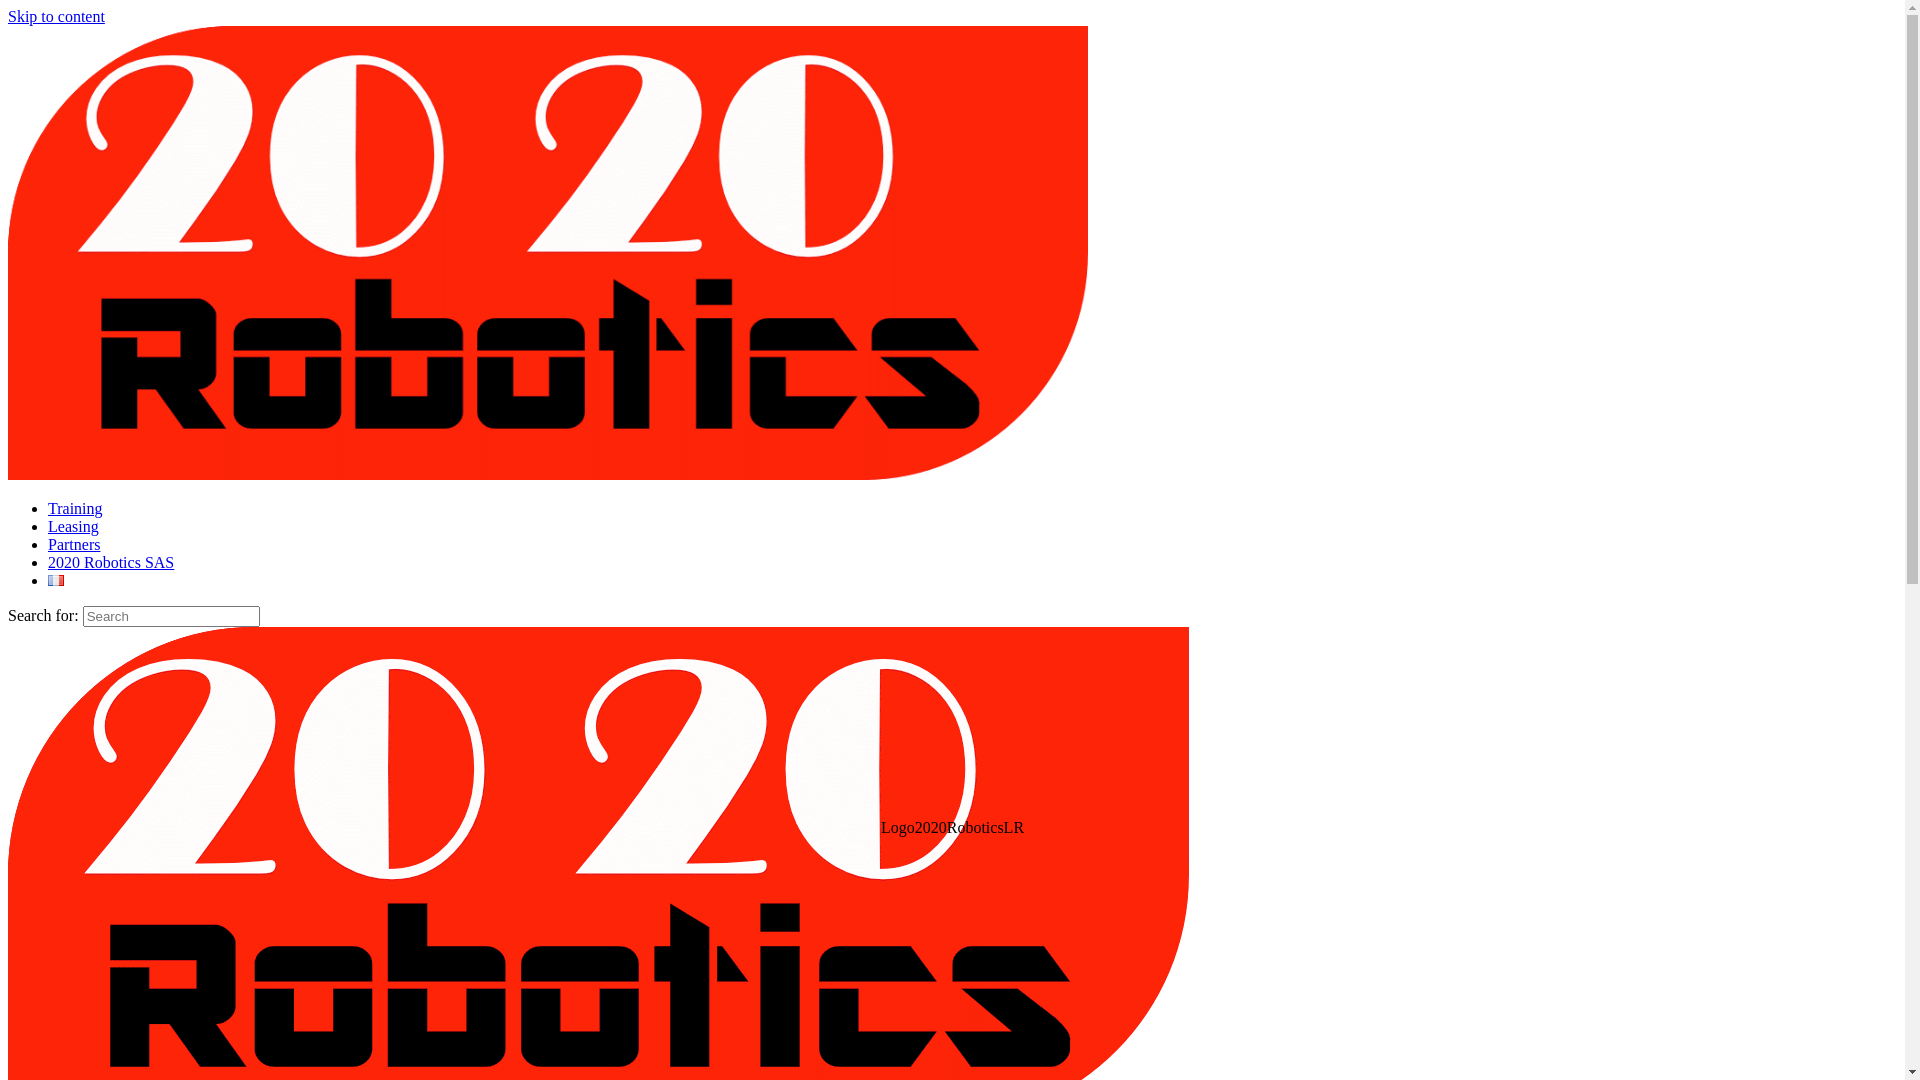  Describe the element at coordinates (73, 544) in the screenshot. I see `'Partners'` at that location.